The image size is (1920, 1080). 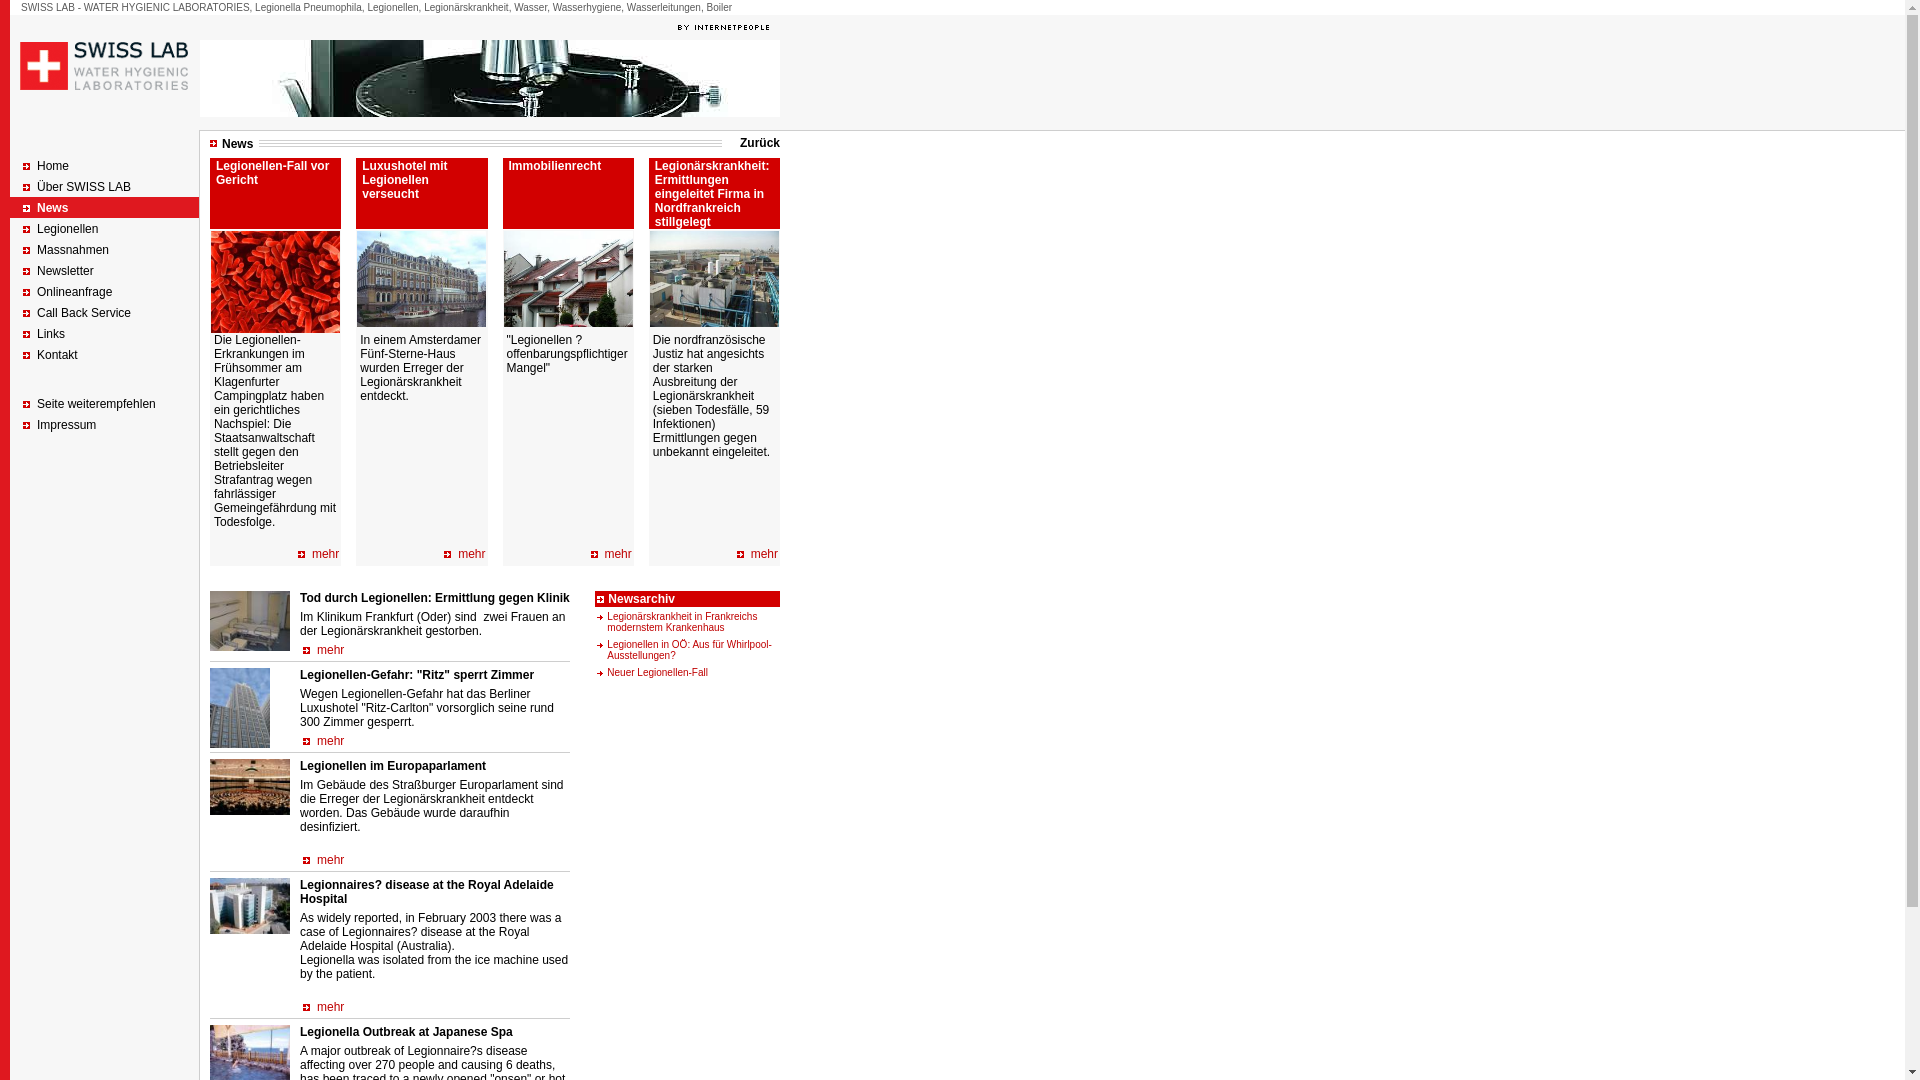 I want to click on 'Newsletter', so click(x=65, y=270).